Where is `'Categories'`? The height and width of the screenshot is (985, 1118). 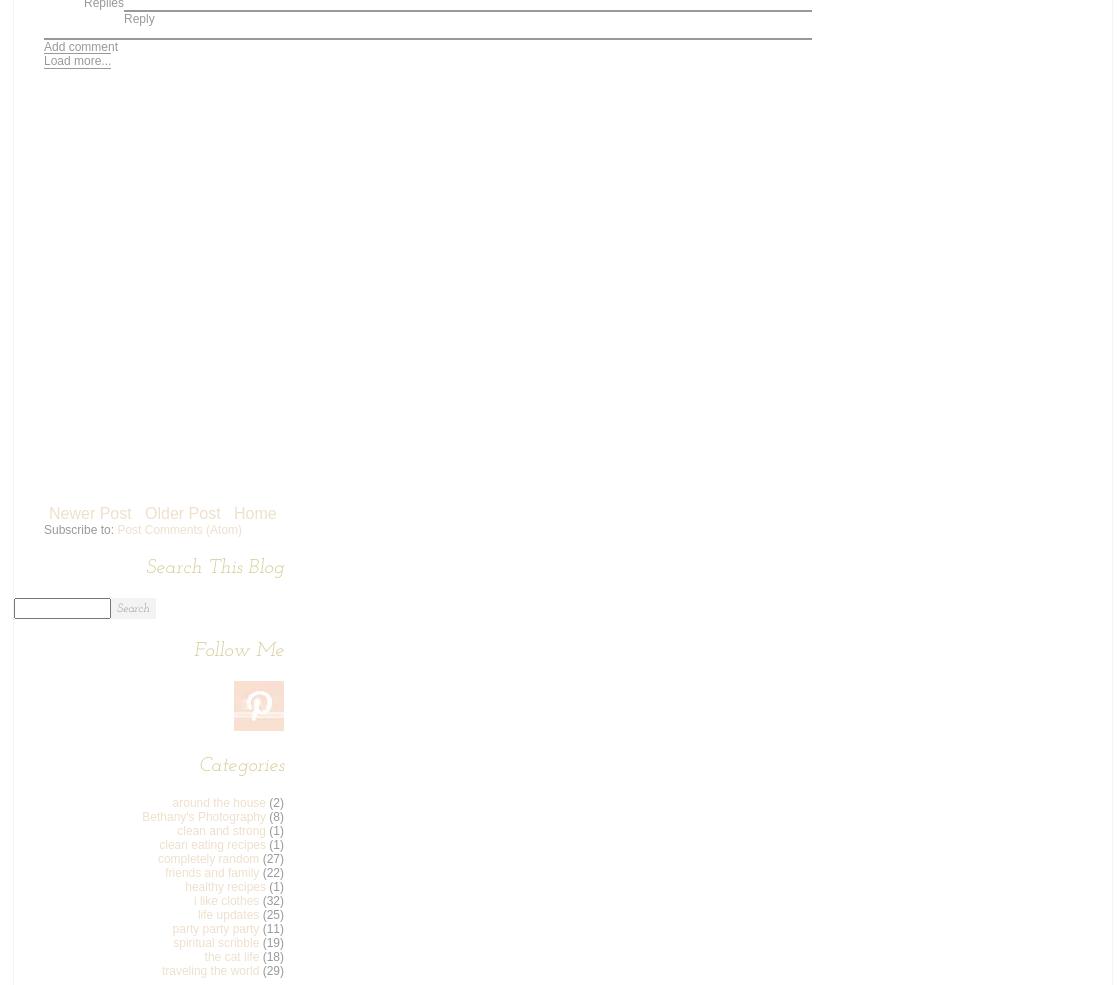
'Categories' is located at coordinates (199, 764).